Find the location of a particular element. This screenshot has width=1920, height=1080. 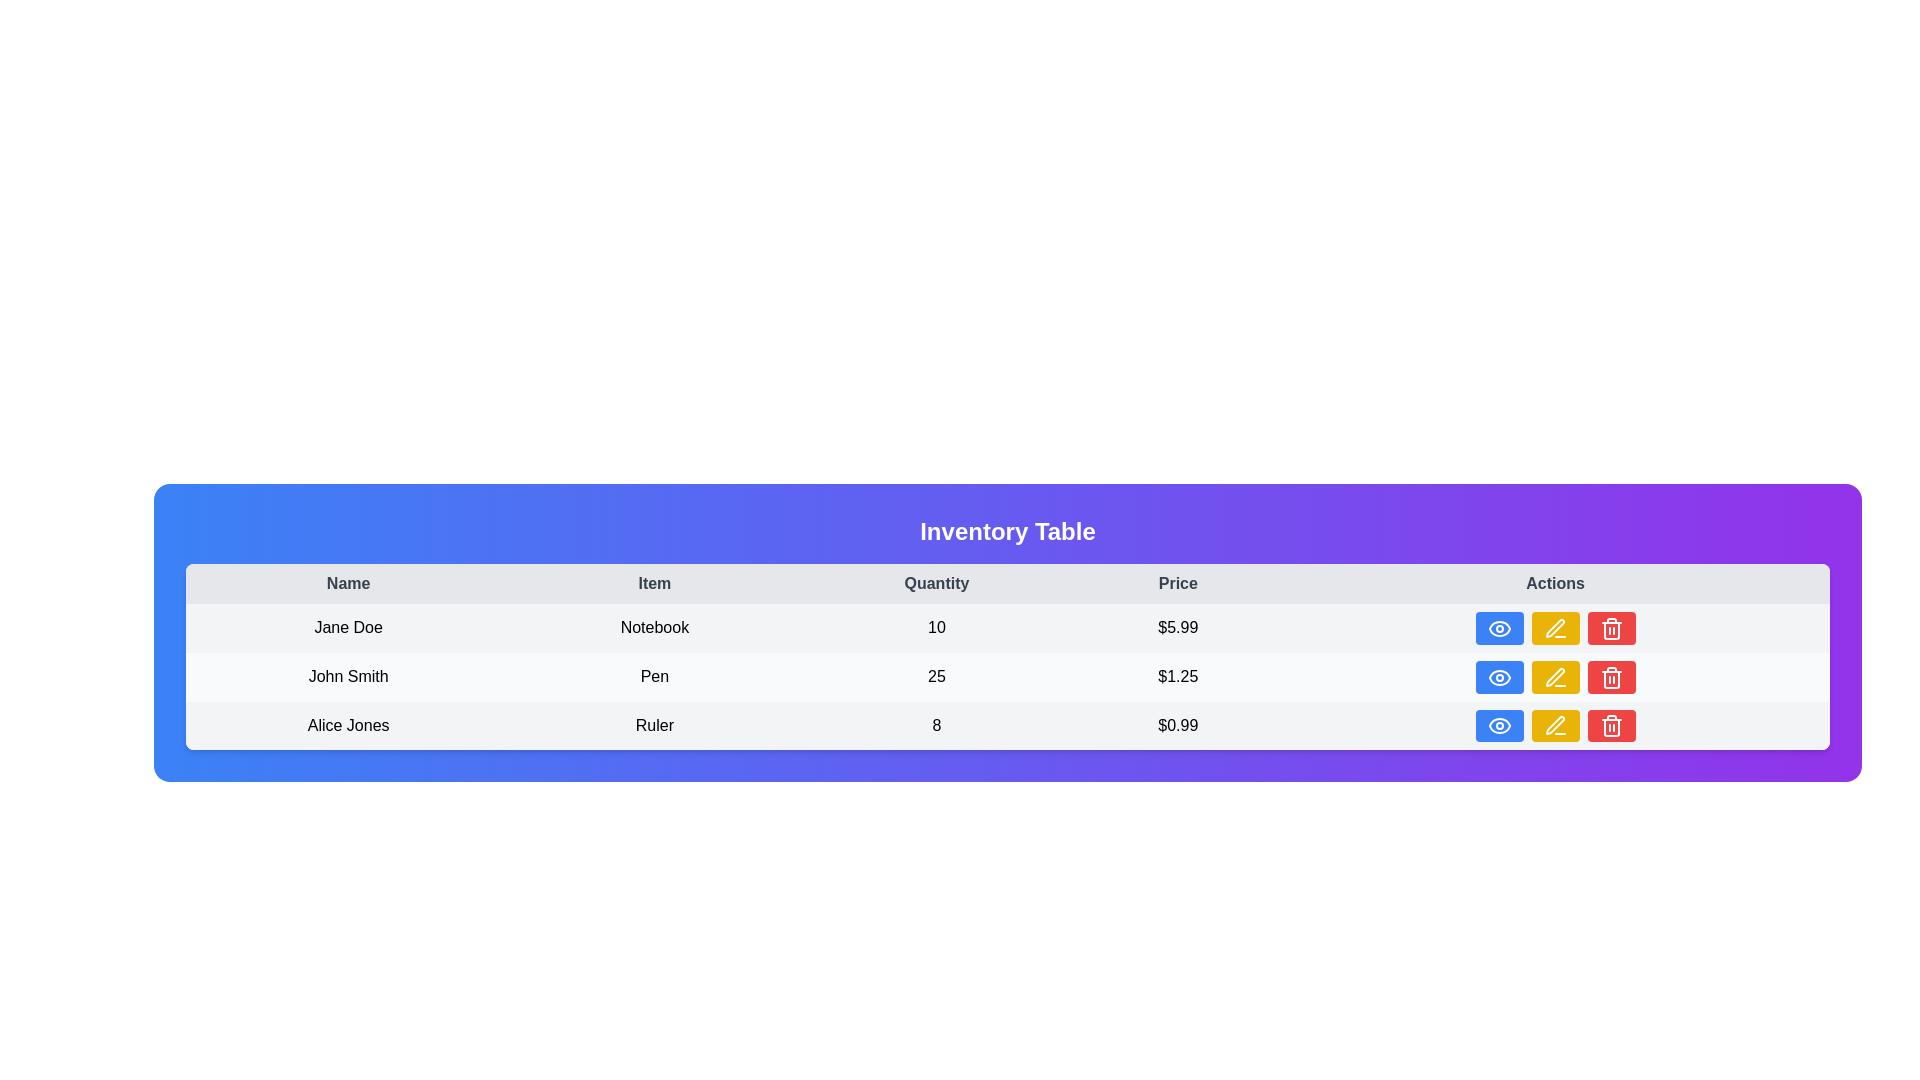

the delete icon button located in the 'Actions' column of the third row of the inventory table to possibly see a tooltip is located at coordinates (1611, 676).